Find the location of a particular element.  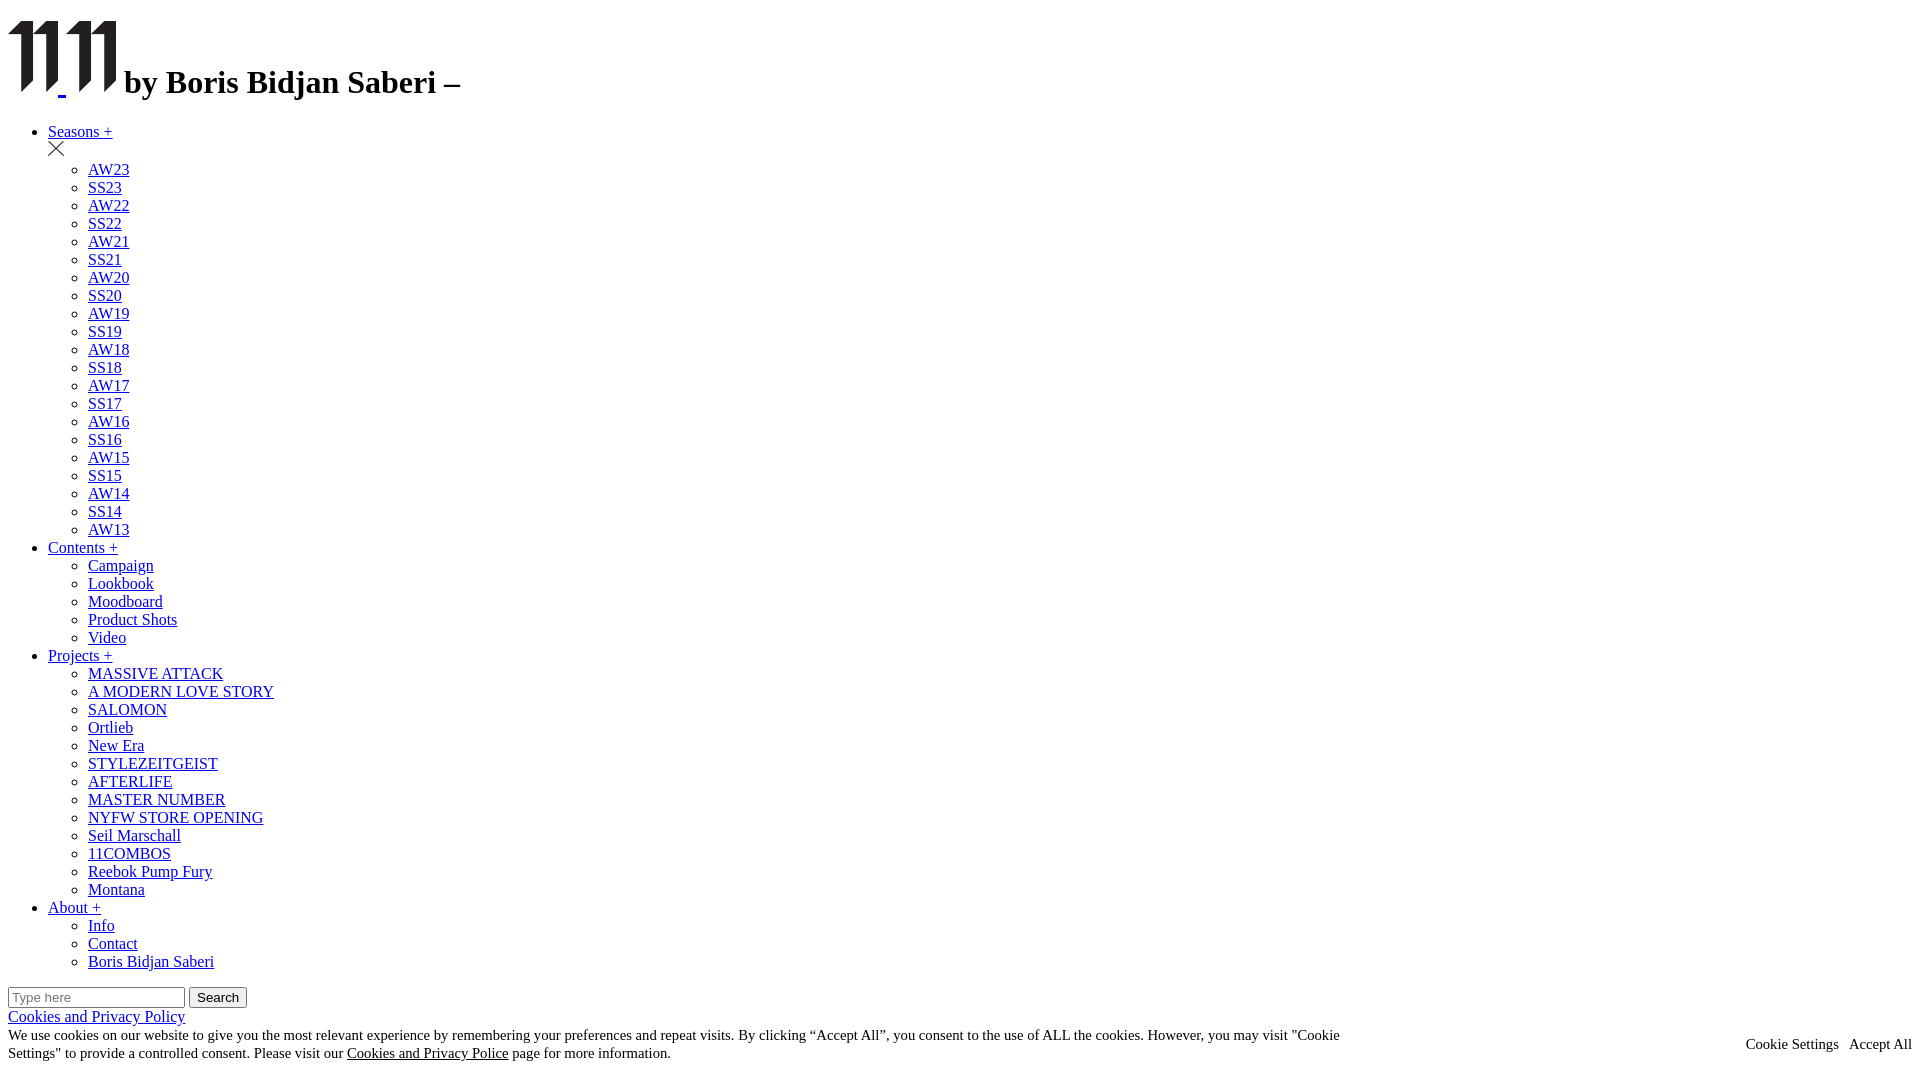

'SS21' is located at coordinates (86, 258).